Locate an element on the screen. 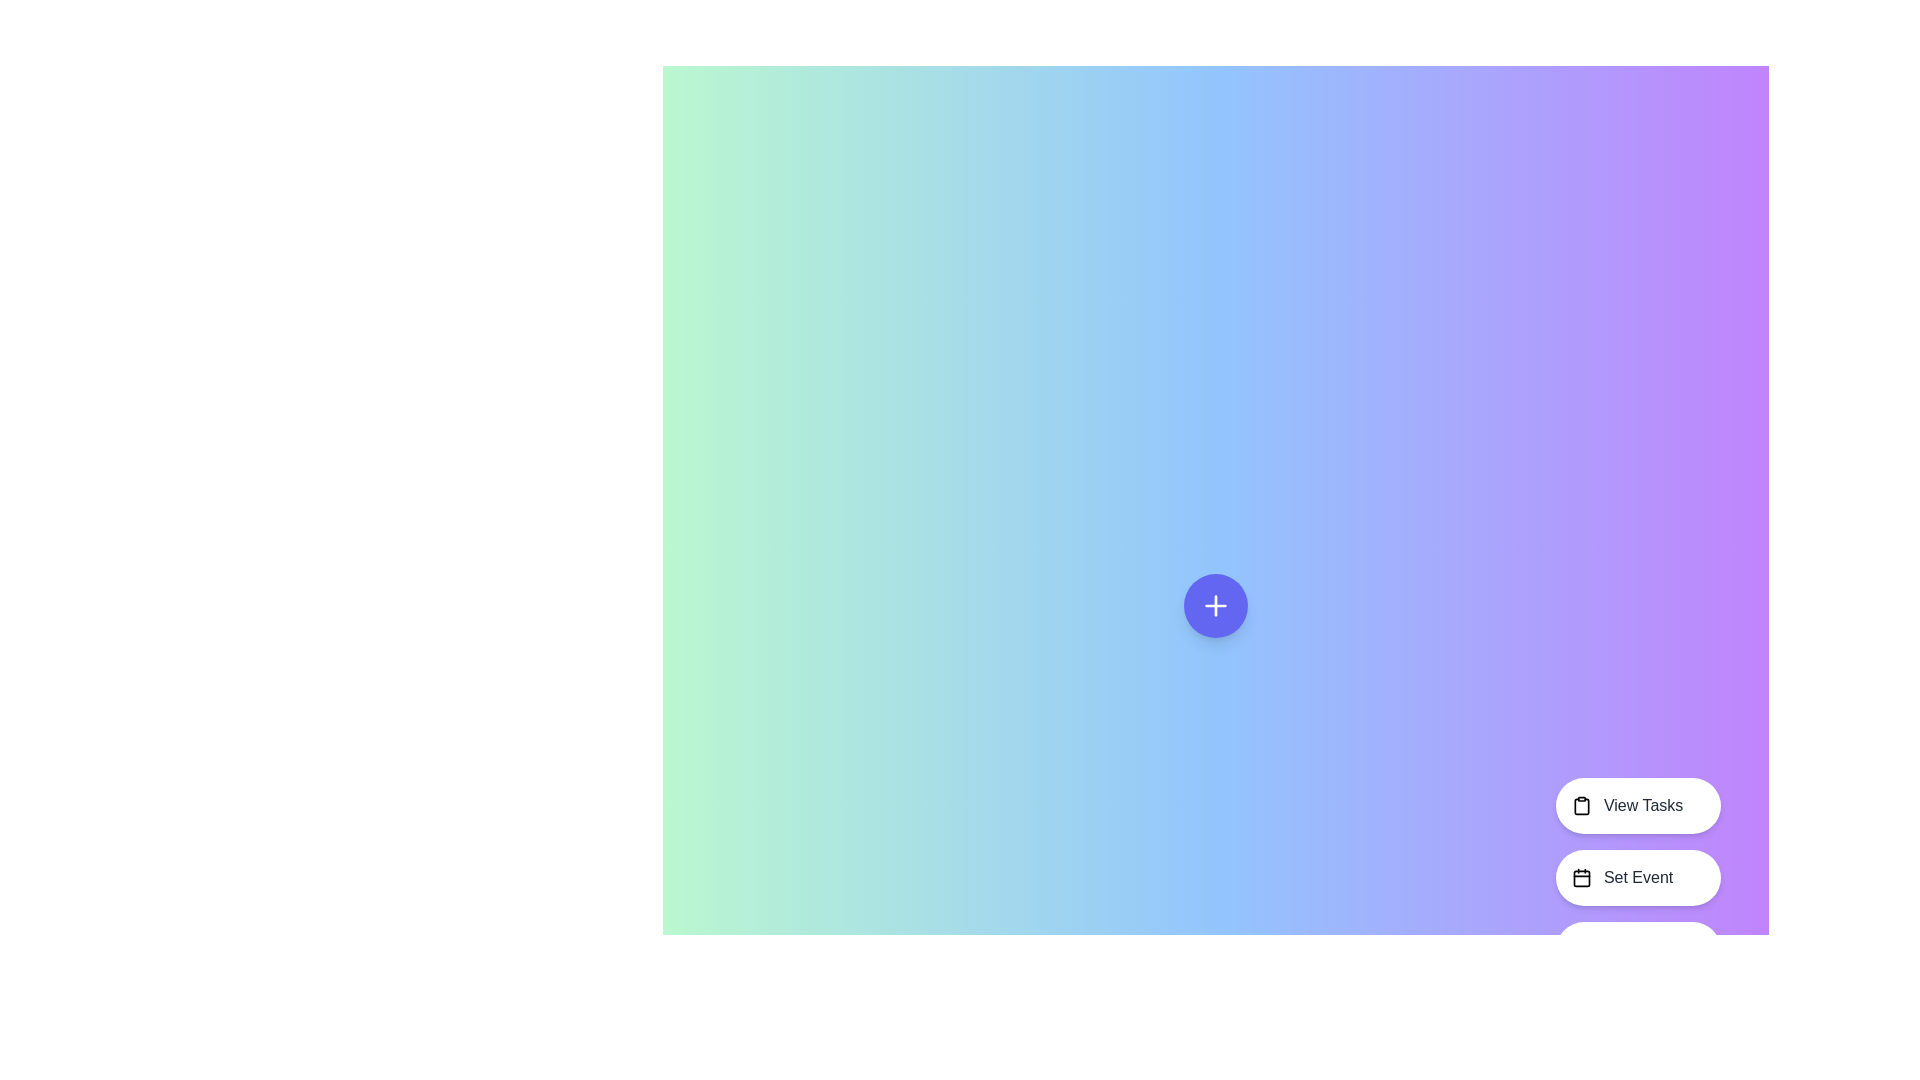 This screenshot has width=1920, height=1080. the calendar icon, which is a minimalist outline graphic is located at coordinates (1580, 877).